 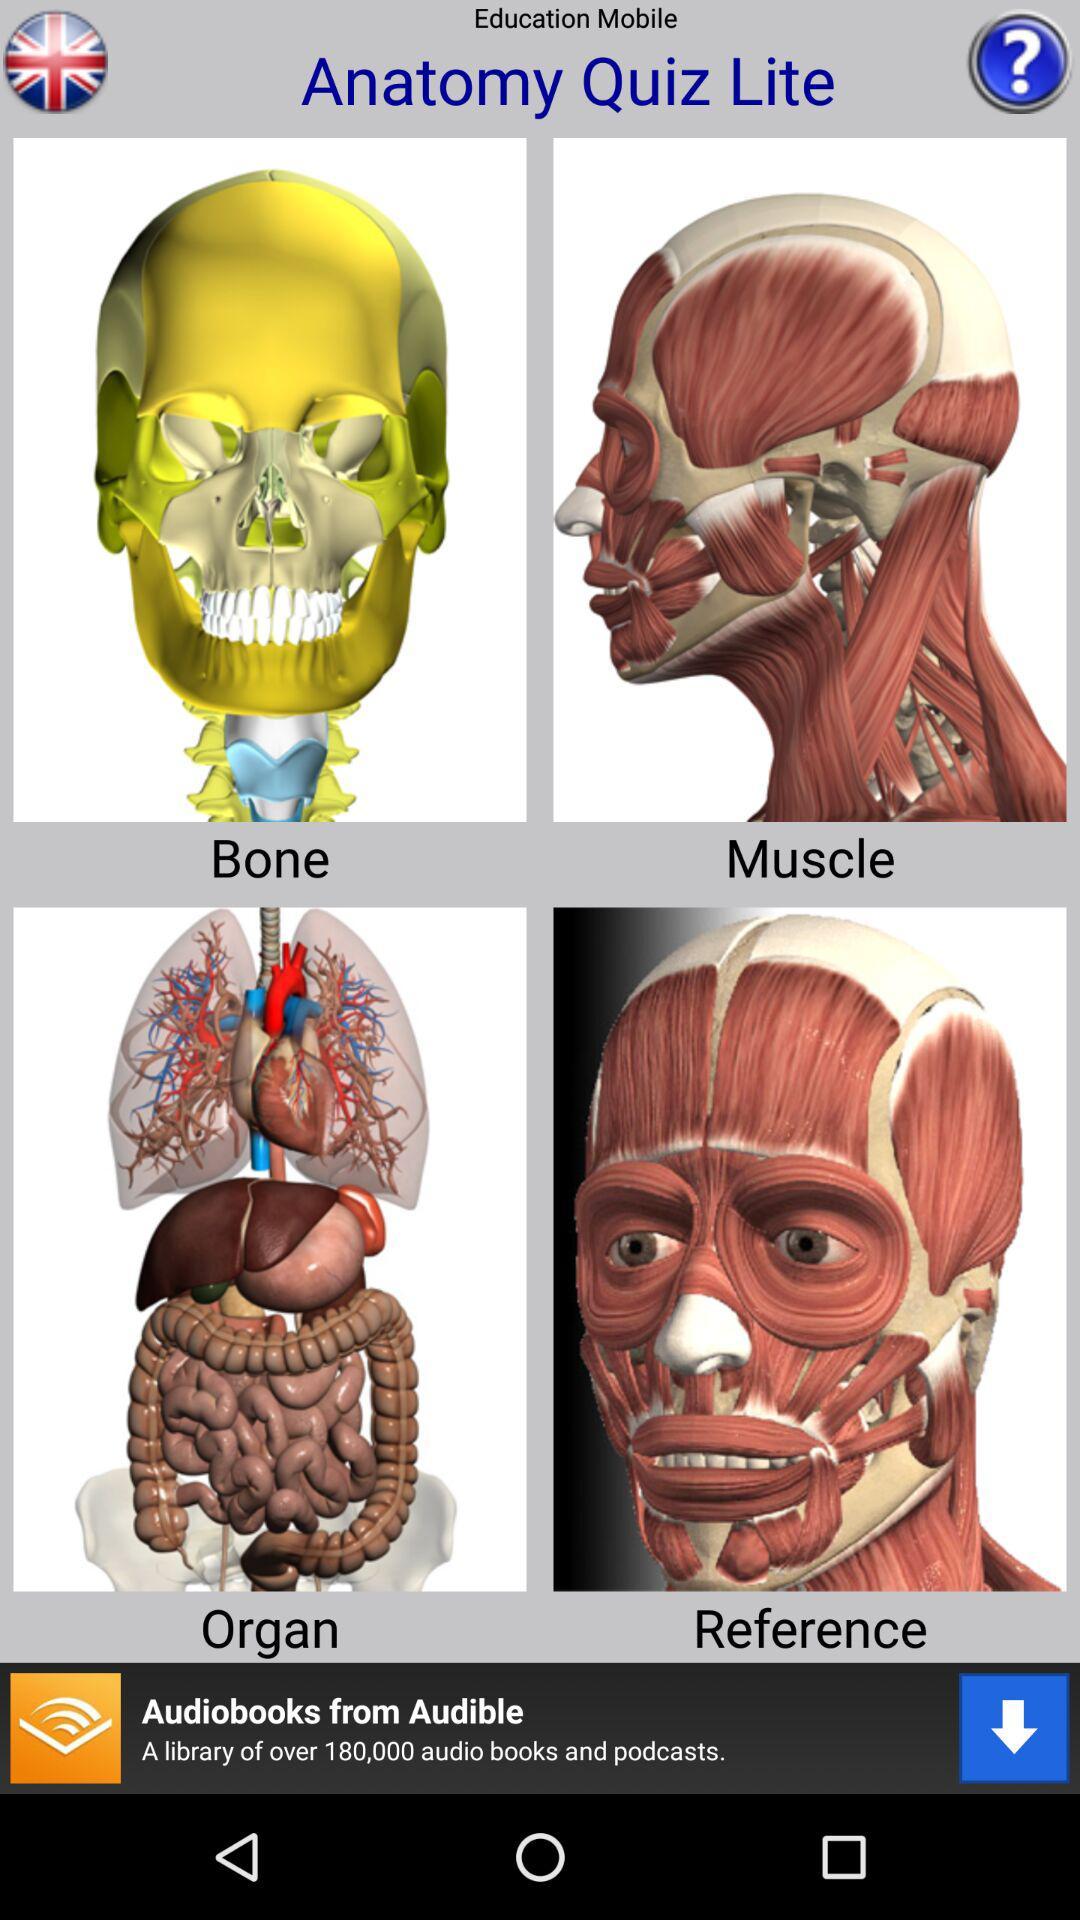 I want to click on enlarge bone, so click(x=270, y=471).